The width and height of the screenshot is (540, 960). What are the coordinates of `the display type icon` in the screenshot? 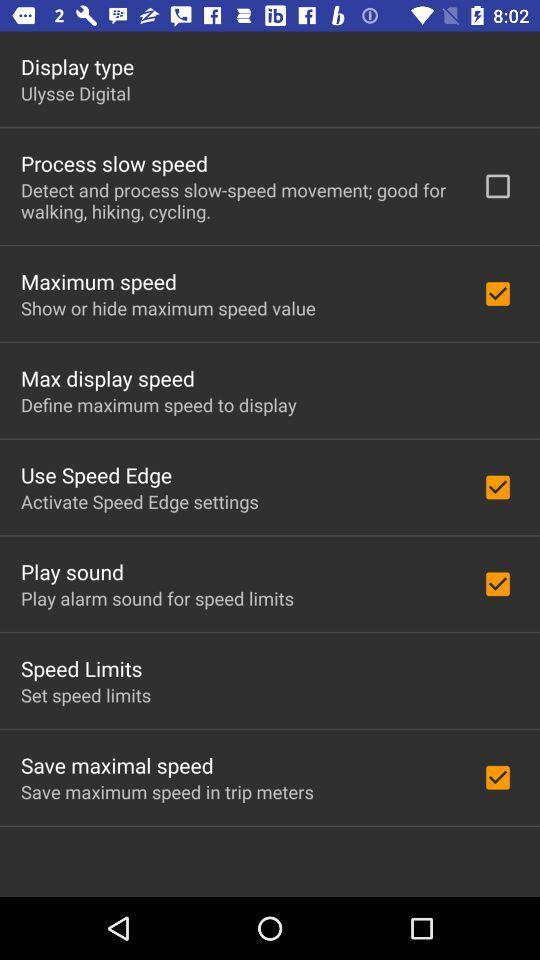 It's located at (76, 66).